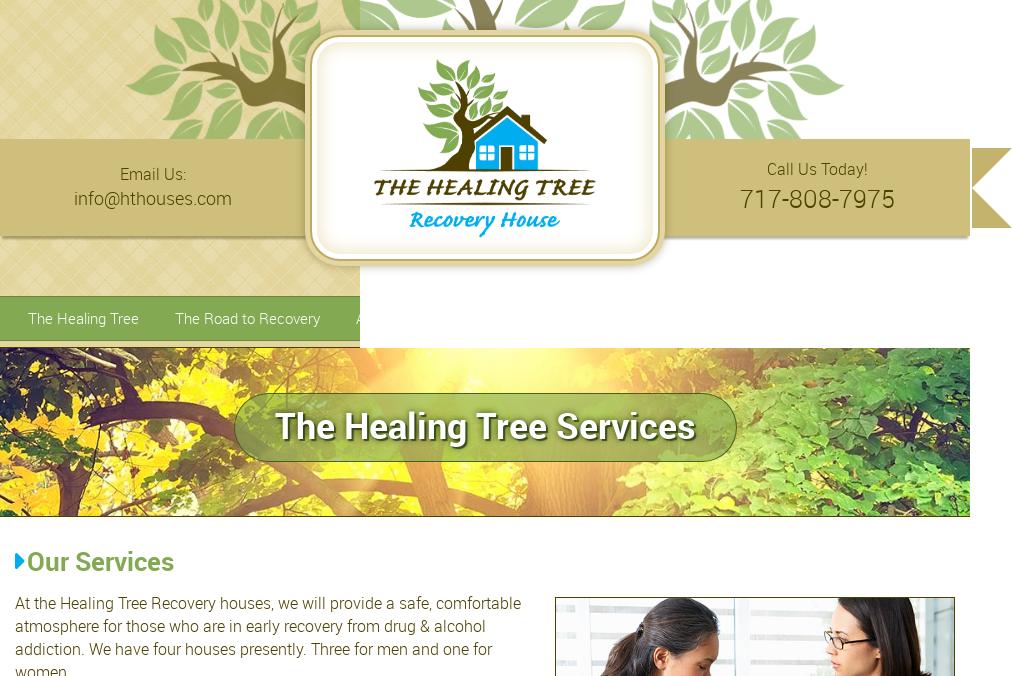  I want to click on 'Payment', so click(913, 317).